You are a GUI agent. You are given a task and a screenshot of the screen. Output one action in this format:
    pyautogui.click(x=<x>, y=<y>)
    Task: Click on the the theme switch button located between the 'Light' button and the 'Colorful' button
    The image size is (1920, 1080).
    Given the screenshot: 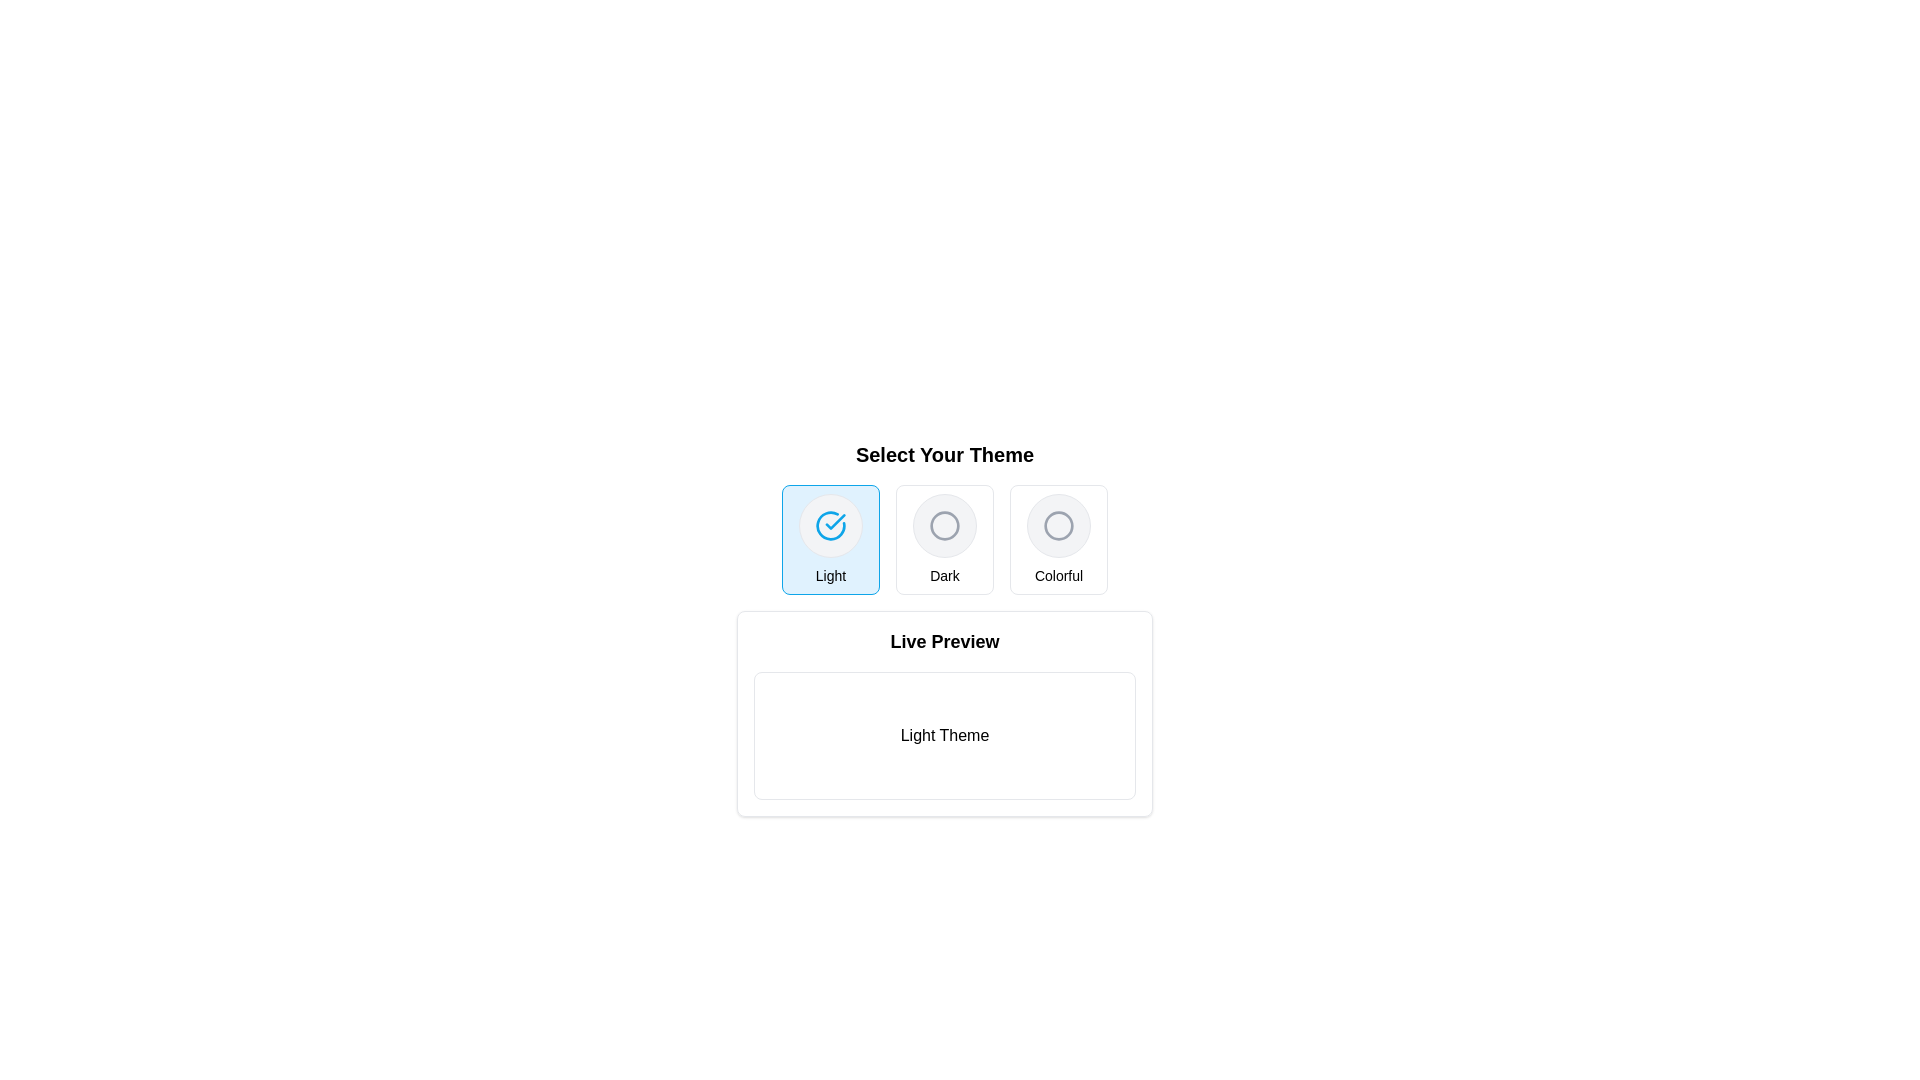 What is the action you would take?
    pyautogui.click(x=944, y=540)
    